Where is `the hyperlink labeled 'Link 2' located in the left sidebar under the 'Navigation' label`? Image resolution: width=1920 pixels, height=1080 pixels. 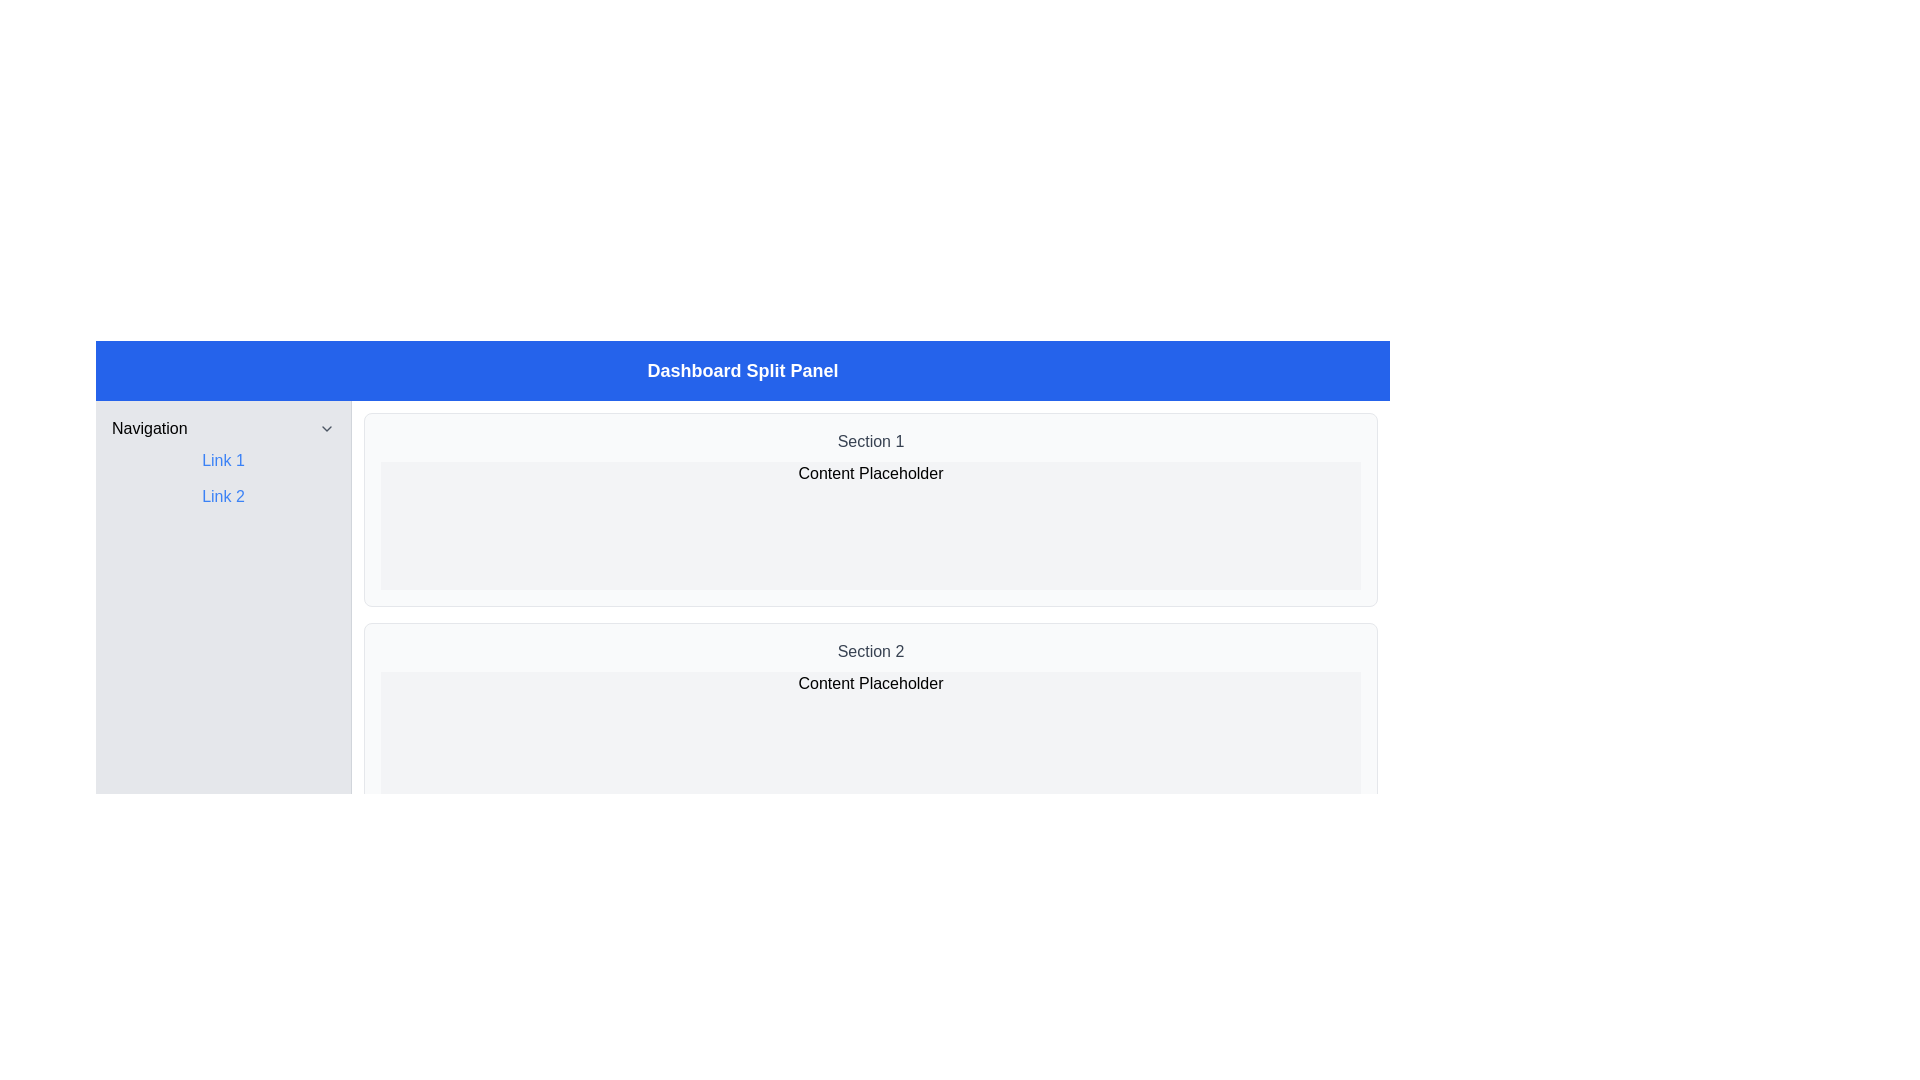 the hyperlink labeled 'Link 2' located in the left sidebar under the 'Navigation' label is located at coordinates (223, 496).